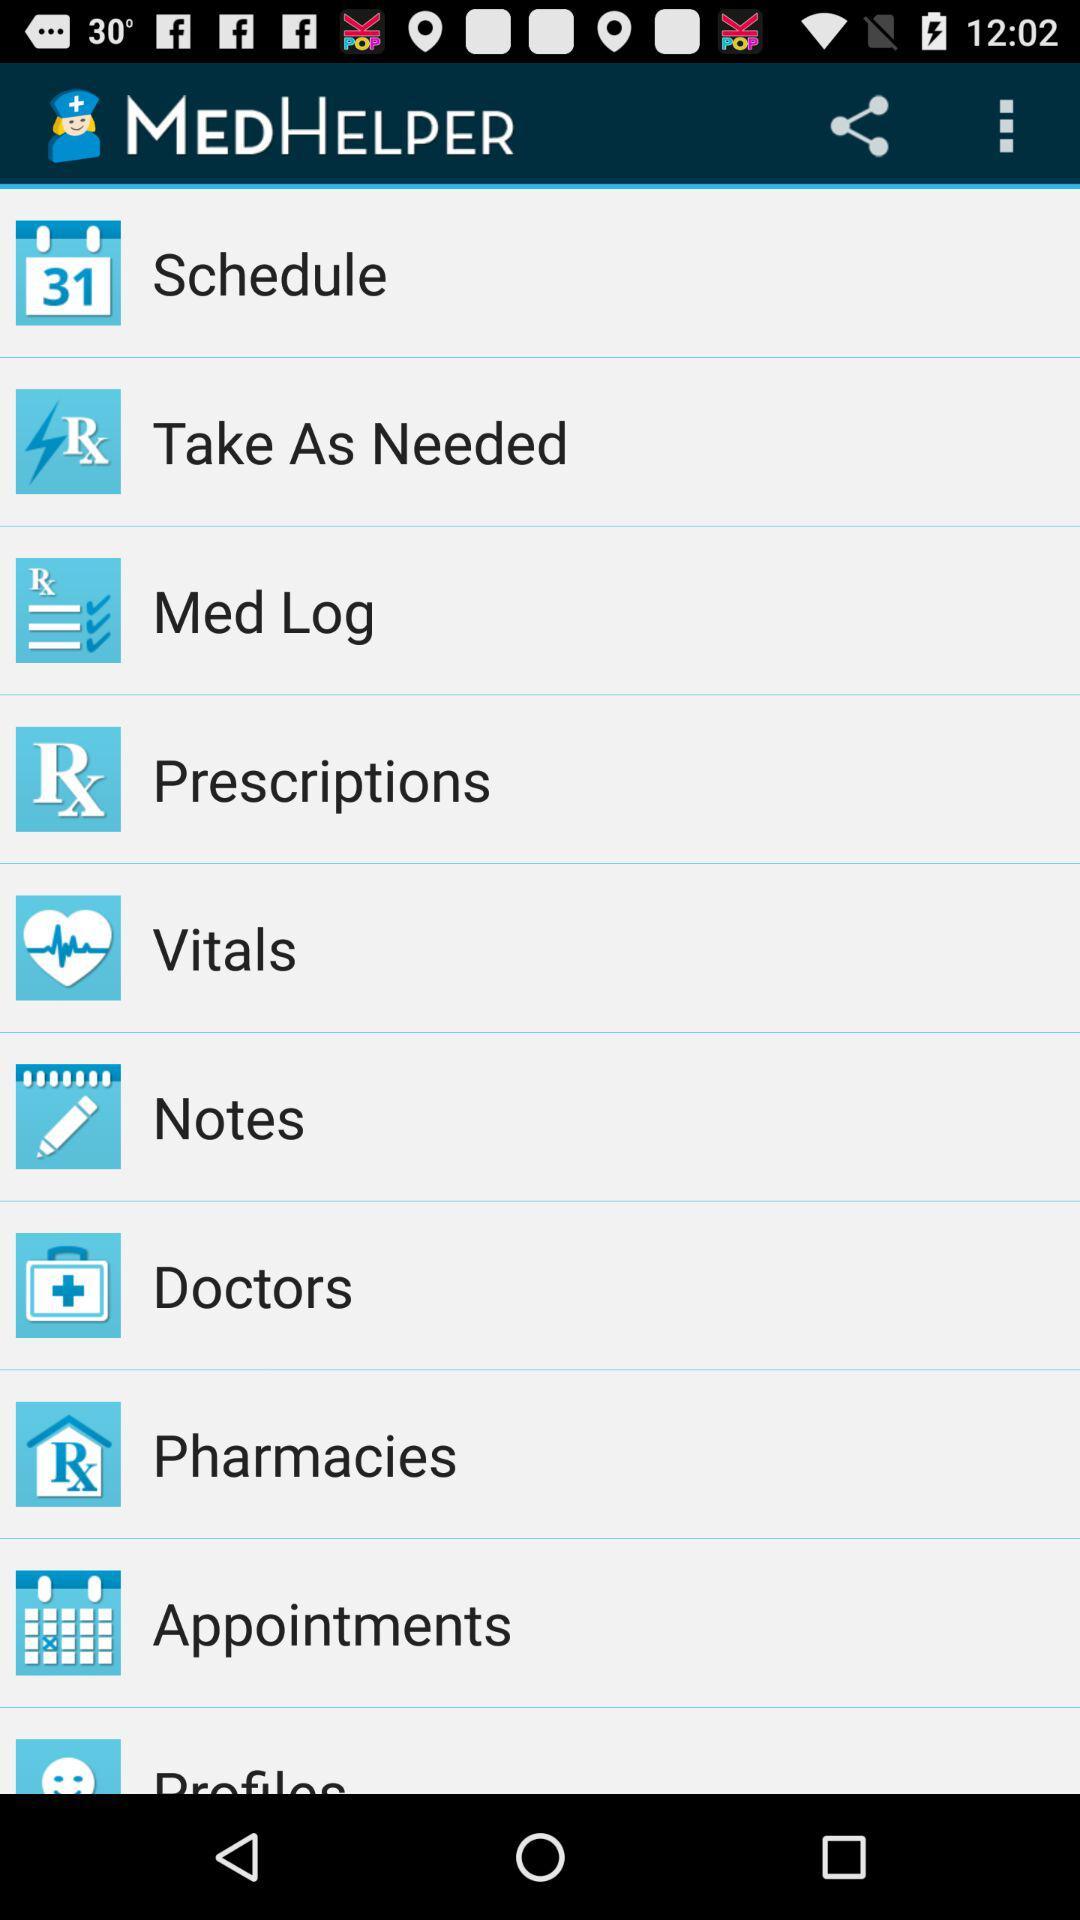 This screenshot has width=1080, height=1920. What do you see at coordinates (607, 1115) in the screenshot?
I see `the notes app` at bounding box center [607, 1115].